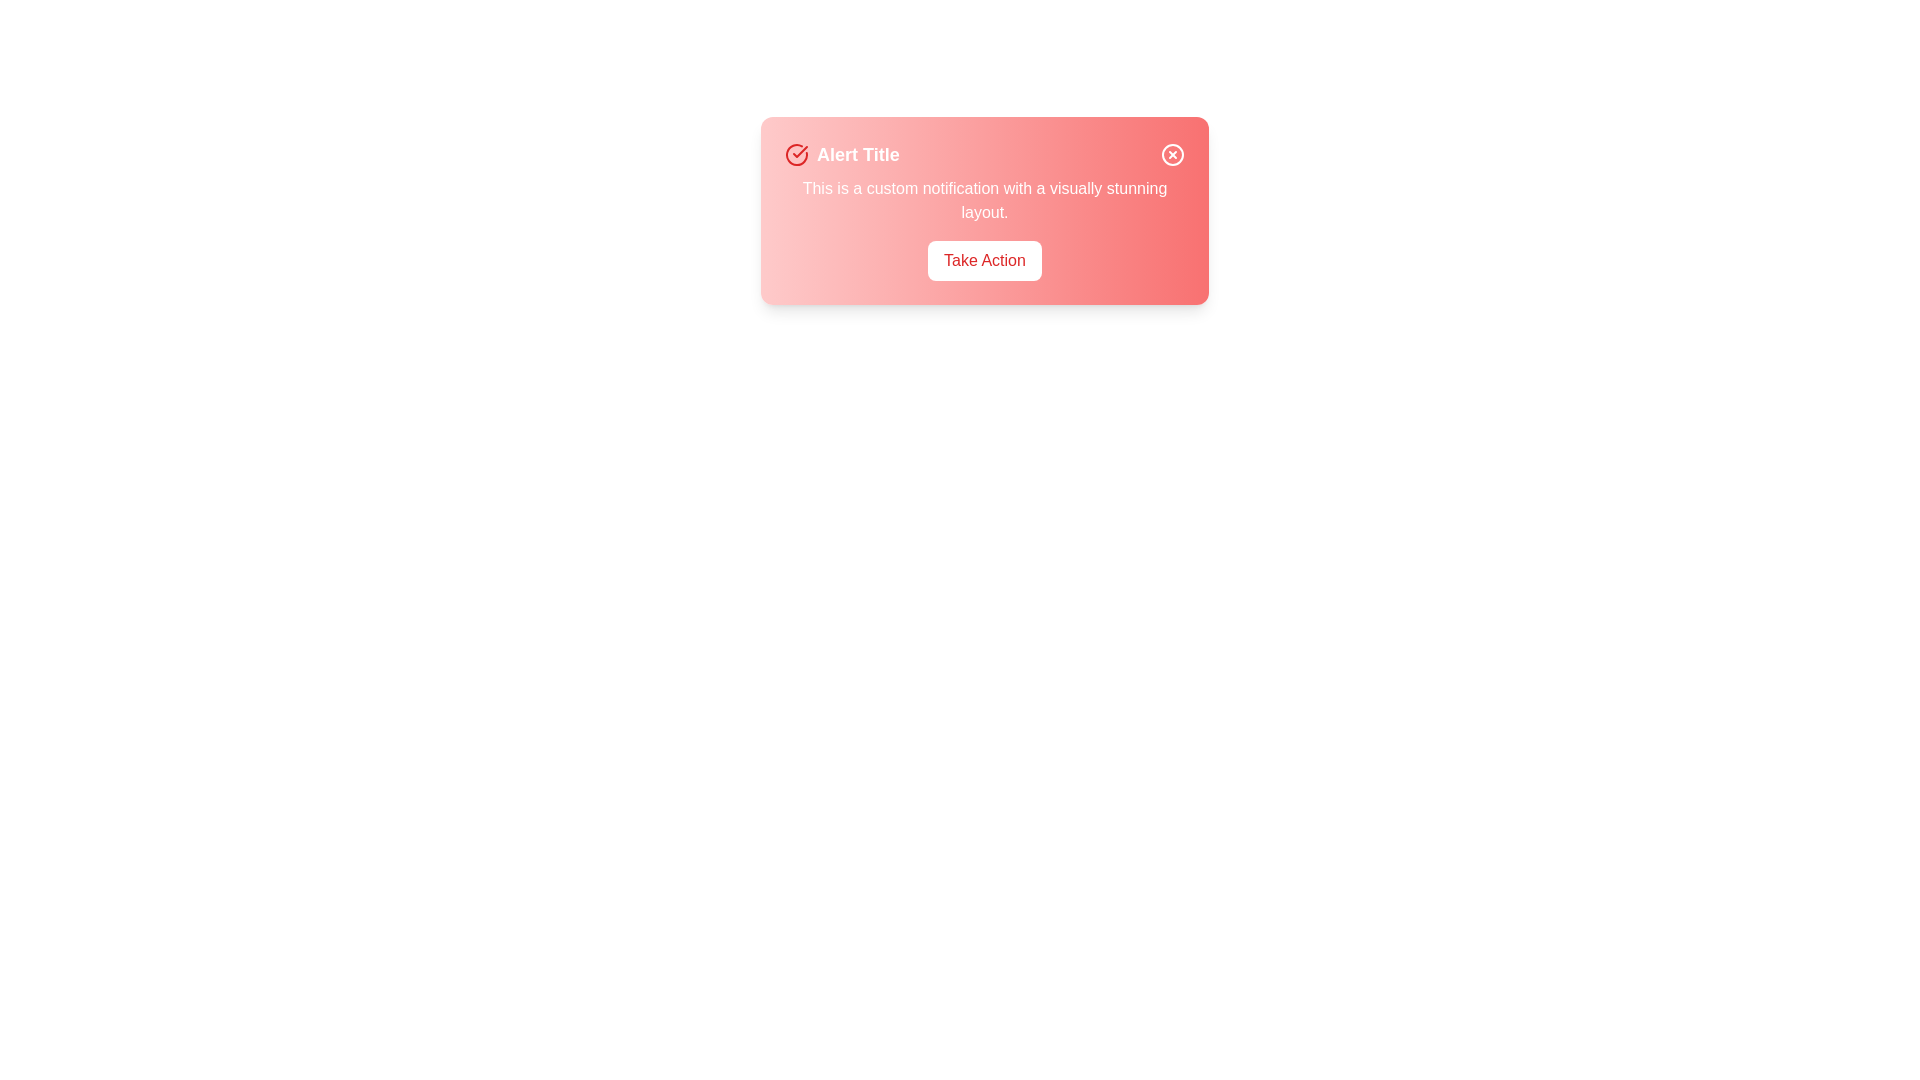  Describe the element at coordinates (1172, 153) in the screenshot. I see `close button to dismiss the alert` at that location.